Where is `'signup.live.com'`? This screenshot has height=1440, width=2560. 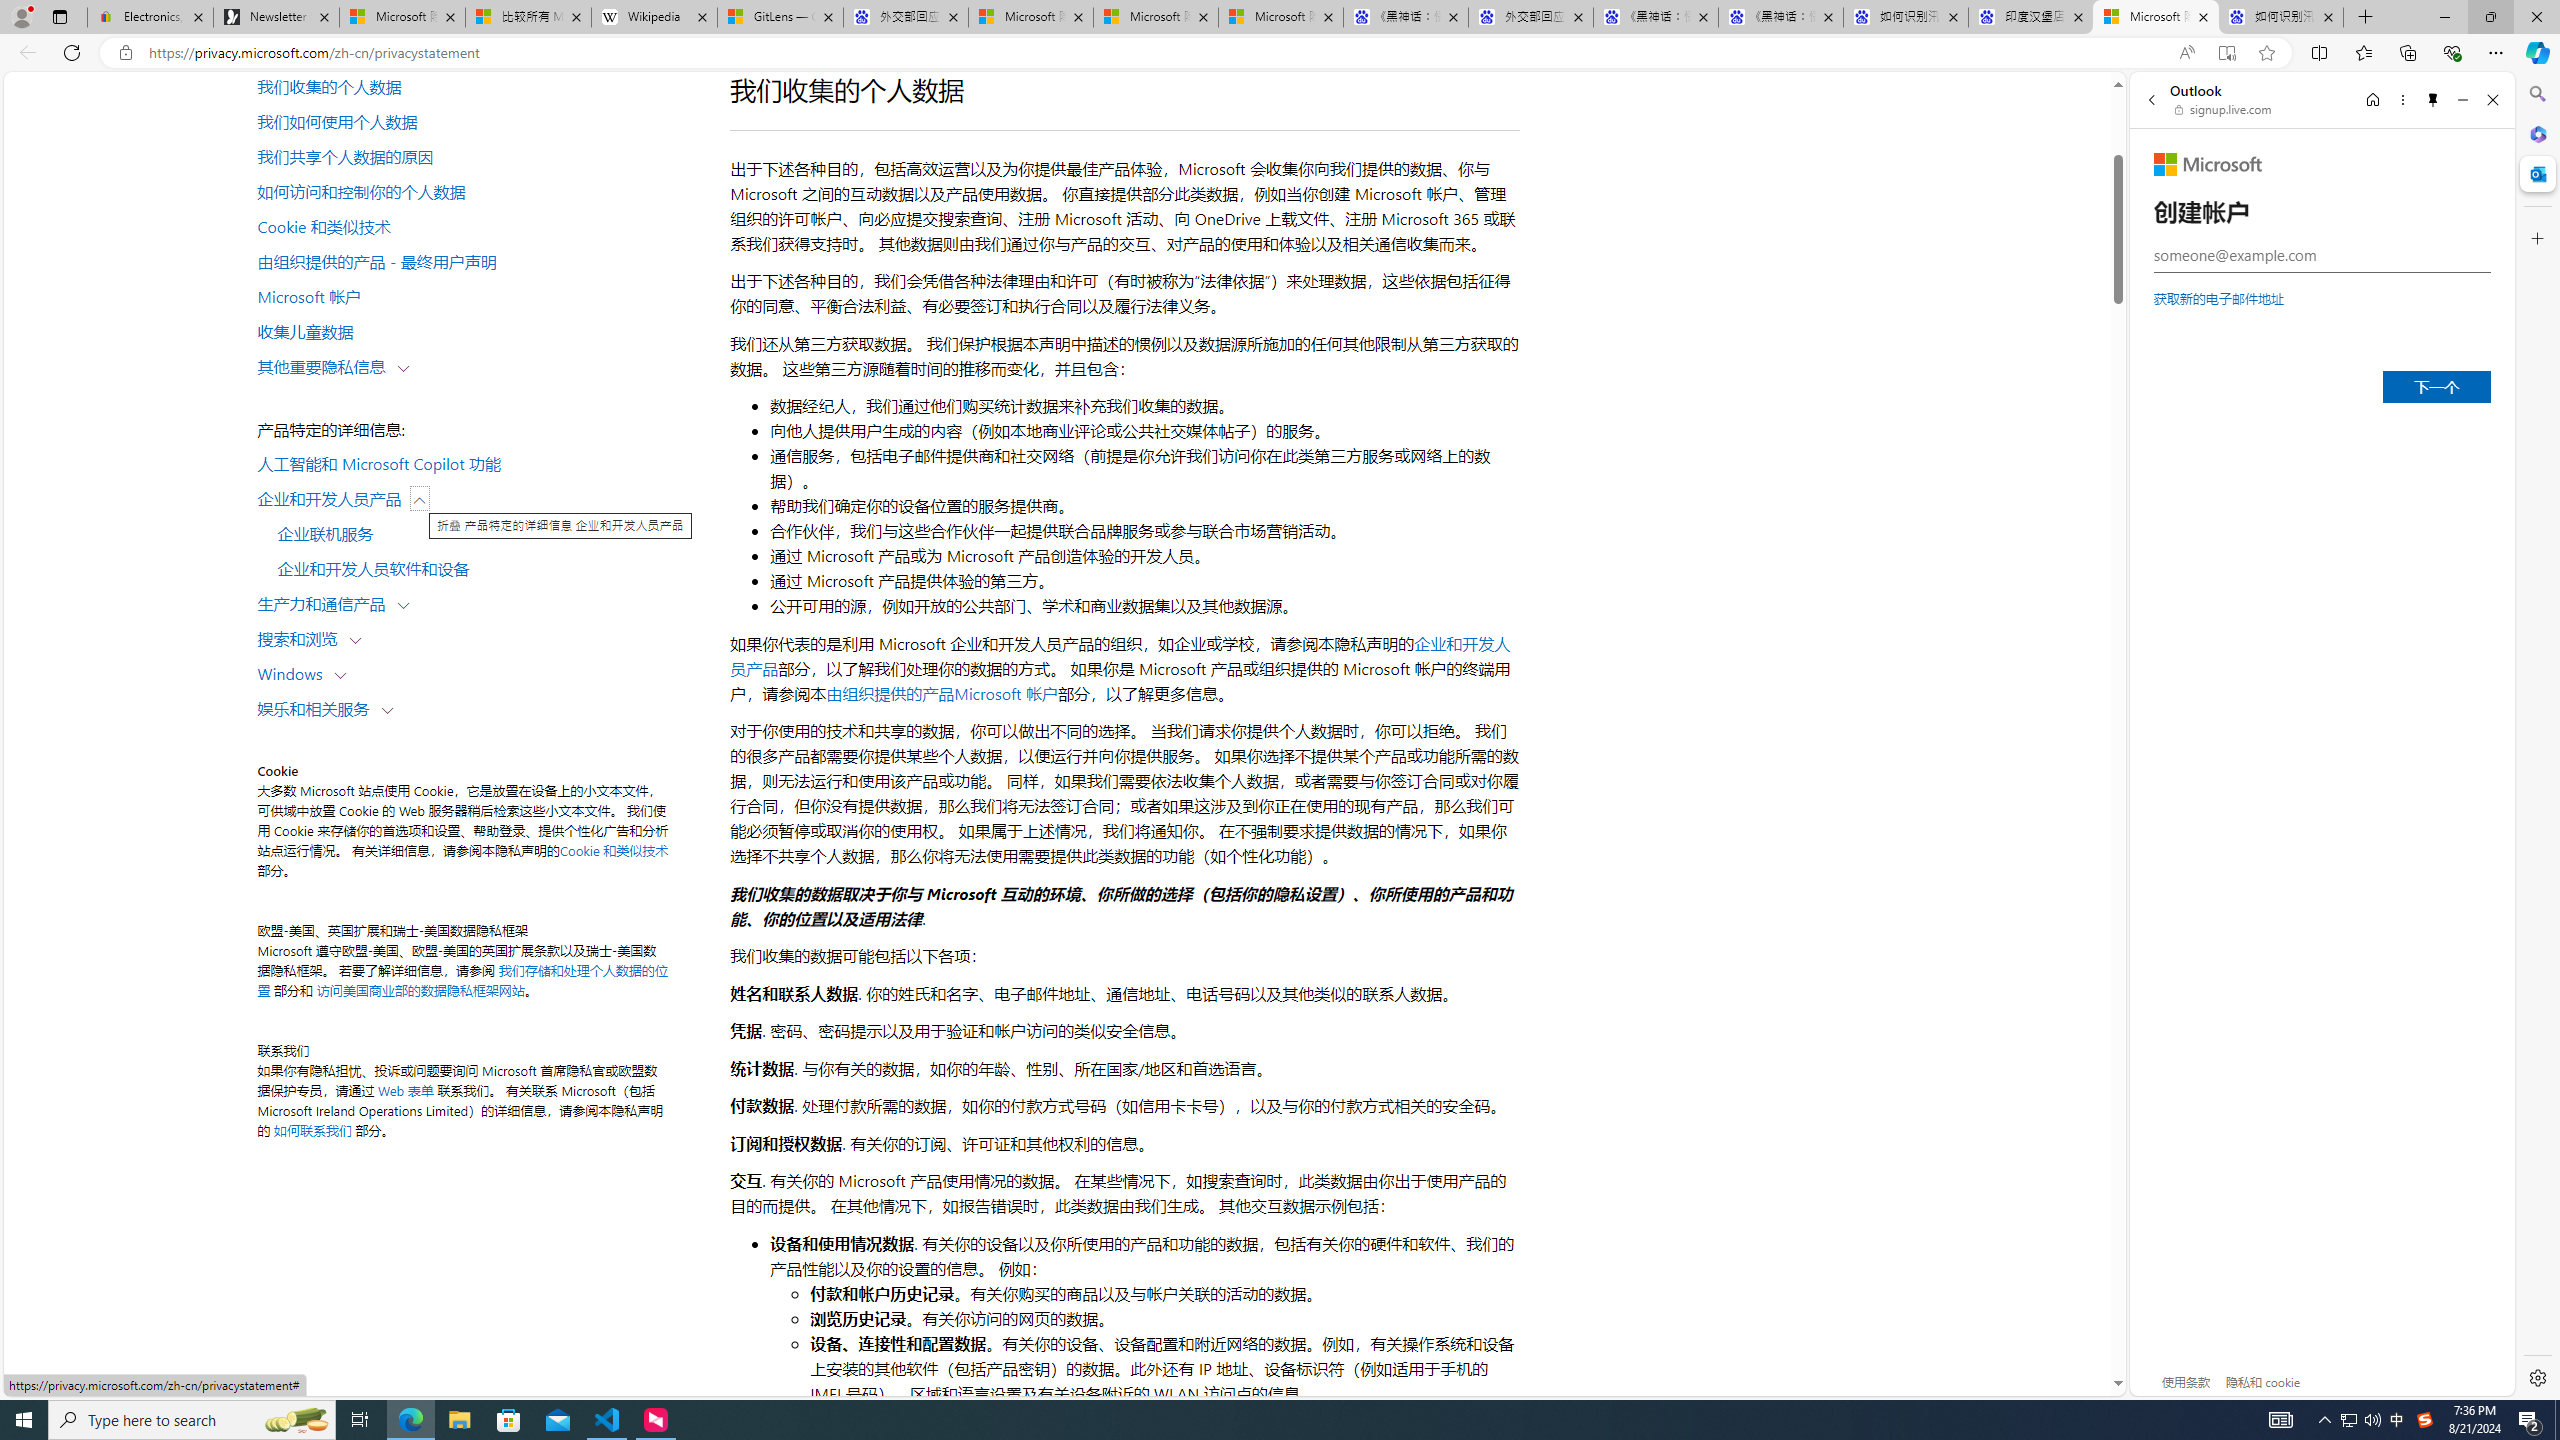
'signup.live.com' is located at coordinates (2223, 108).